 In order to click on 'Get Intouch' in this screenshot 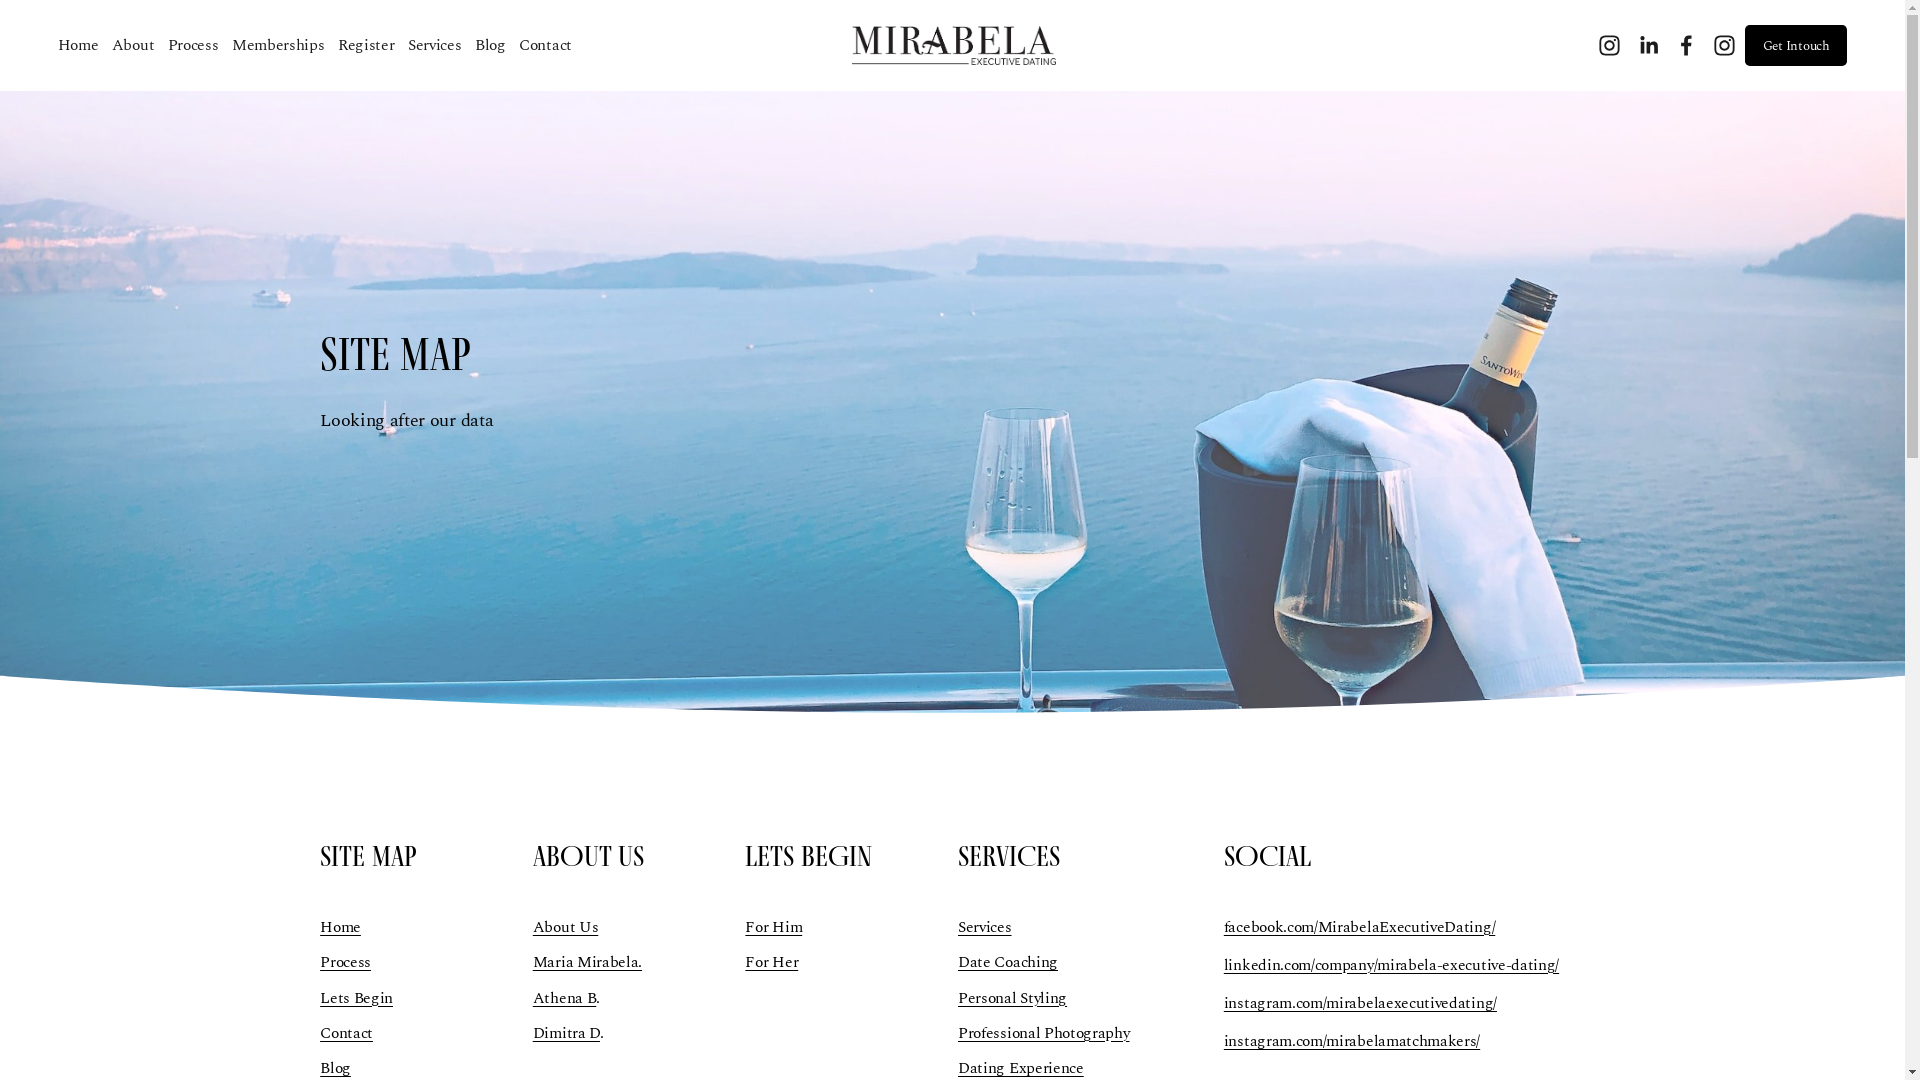, I will do `click(1744, 45)`.